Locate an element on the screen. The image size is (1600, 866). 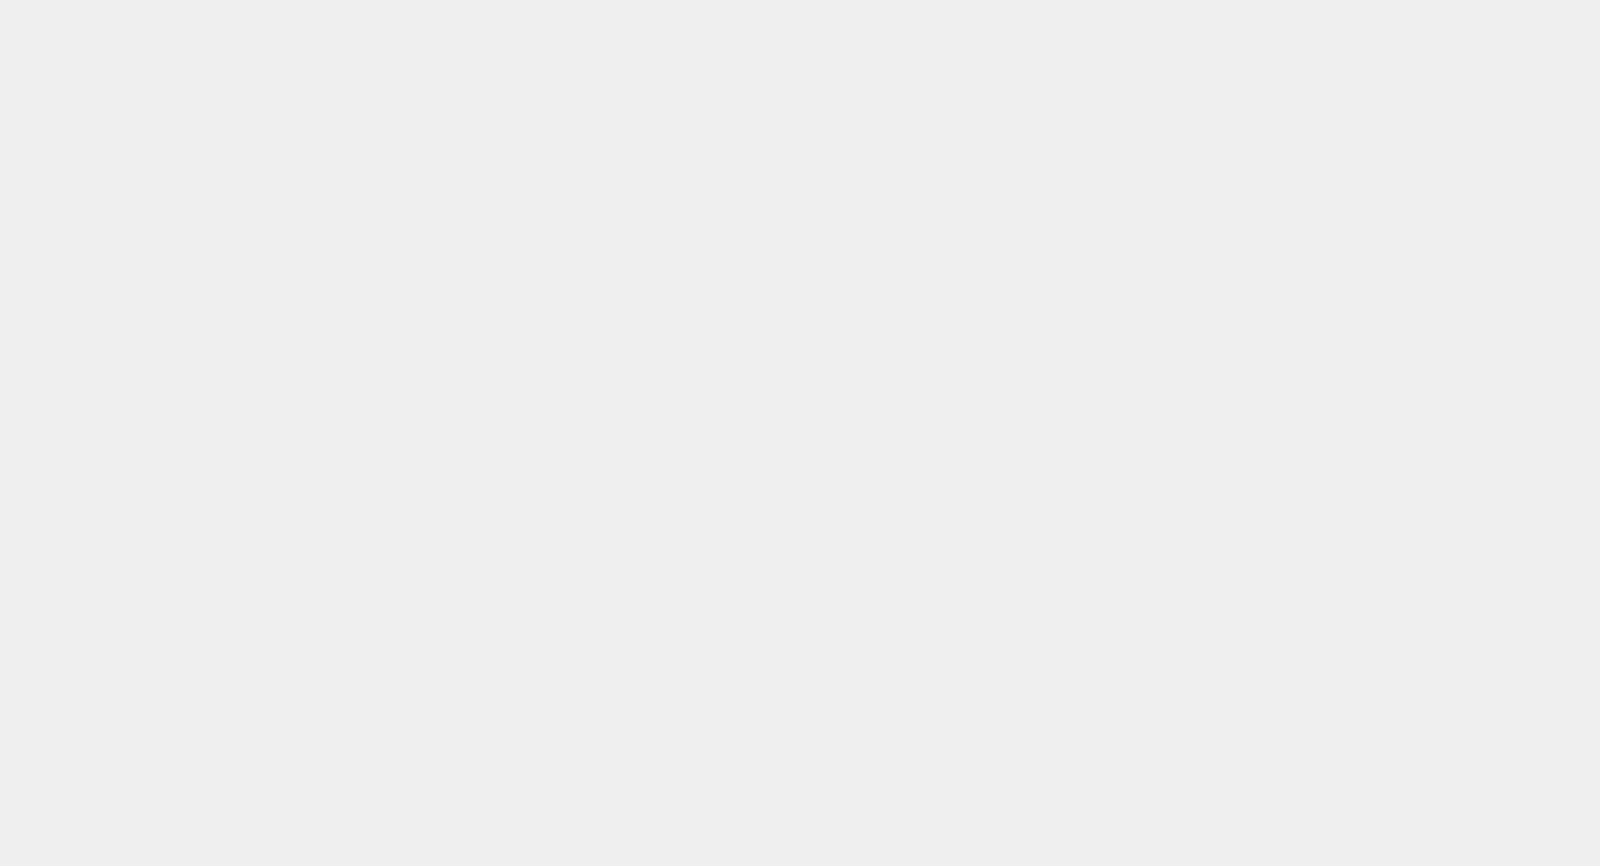
'BYOUNG LEE appointed chief financial officer; formerly chief financial officer/vice president special projects at REMEC Defense & Space.' is located at coordinates (584, 591).